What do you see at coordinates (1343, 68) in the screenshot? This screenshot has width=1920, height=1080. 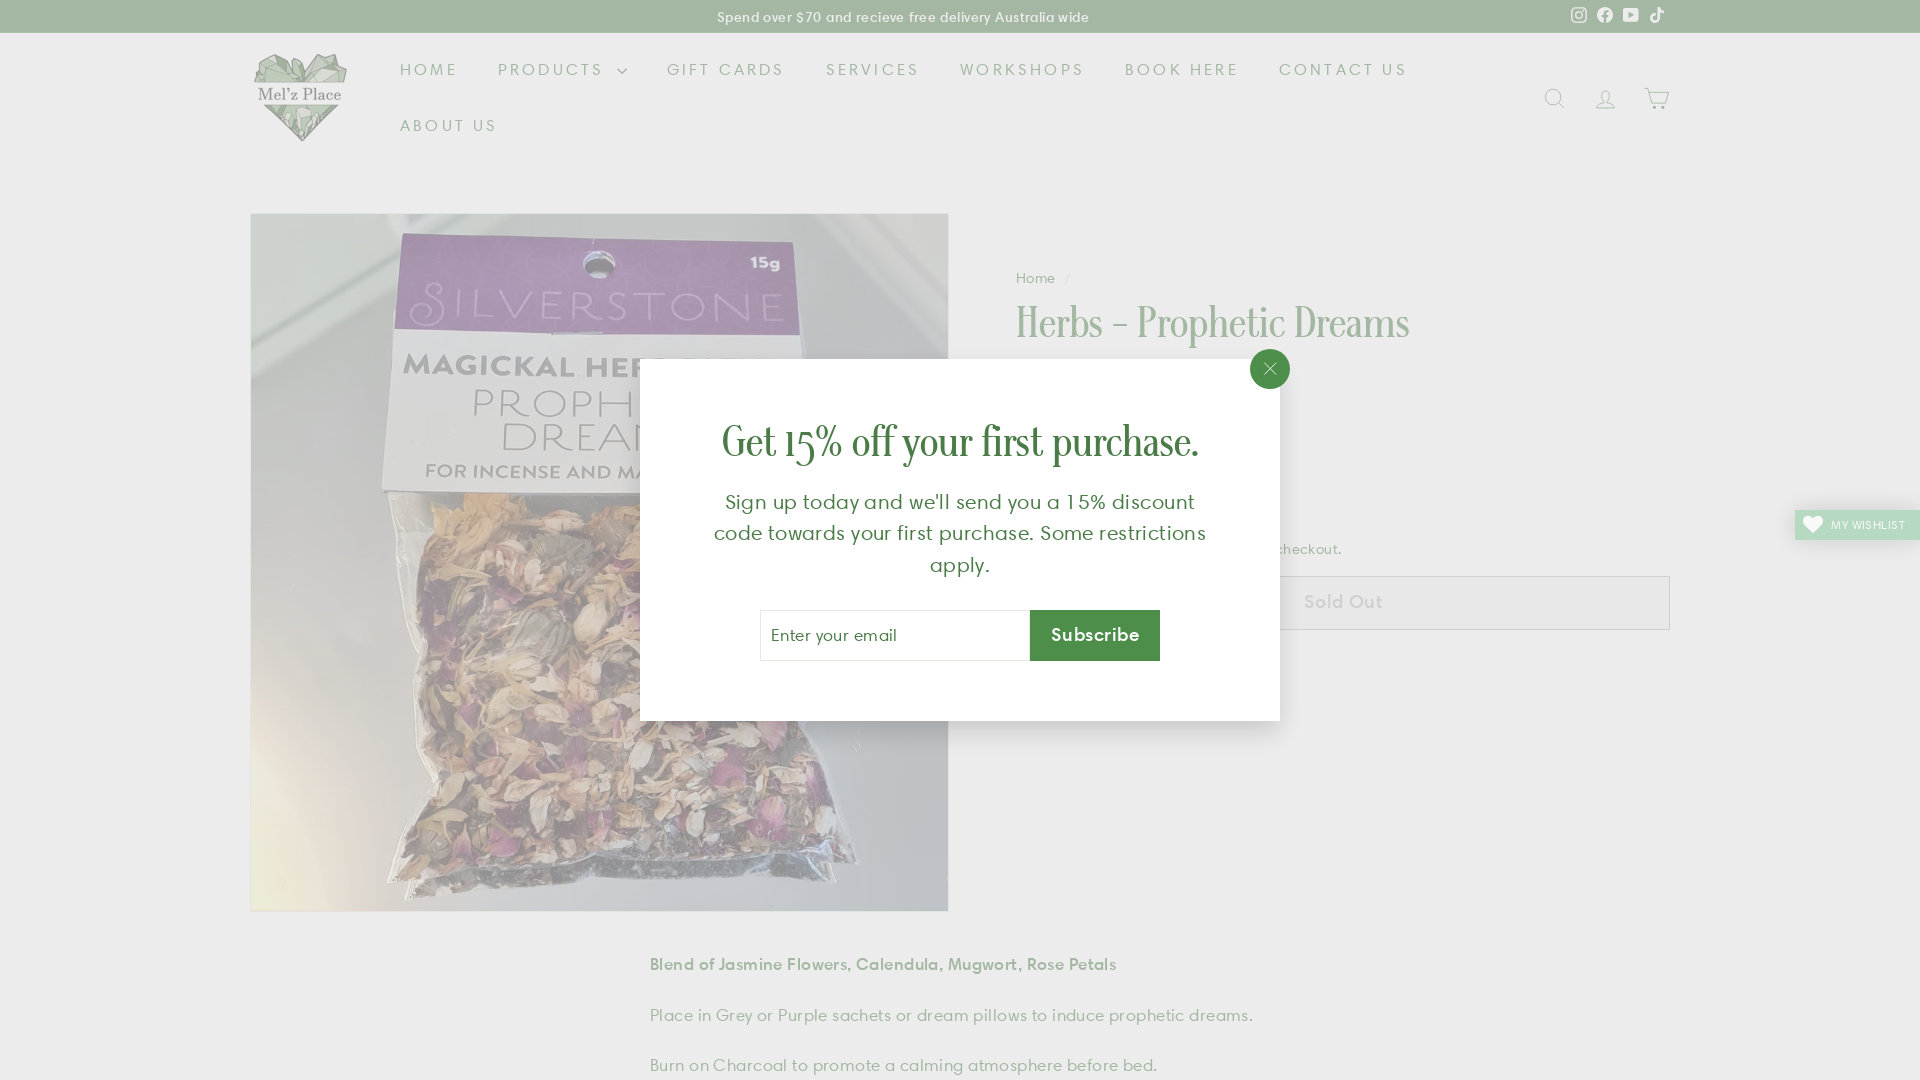 I see `'CONTACT US'` at bounding box center [1343, 68].